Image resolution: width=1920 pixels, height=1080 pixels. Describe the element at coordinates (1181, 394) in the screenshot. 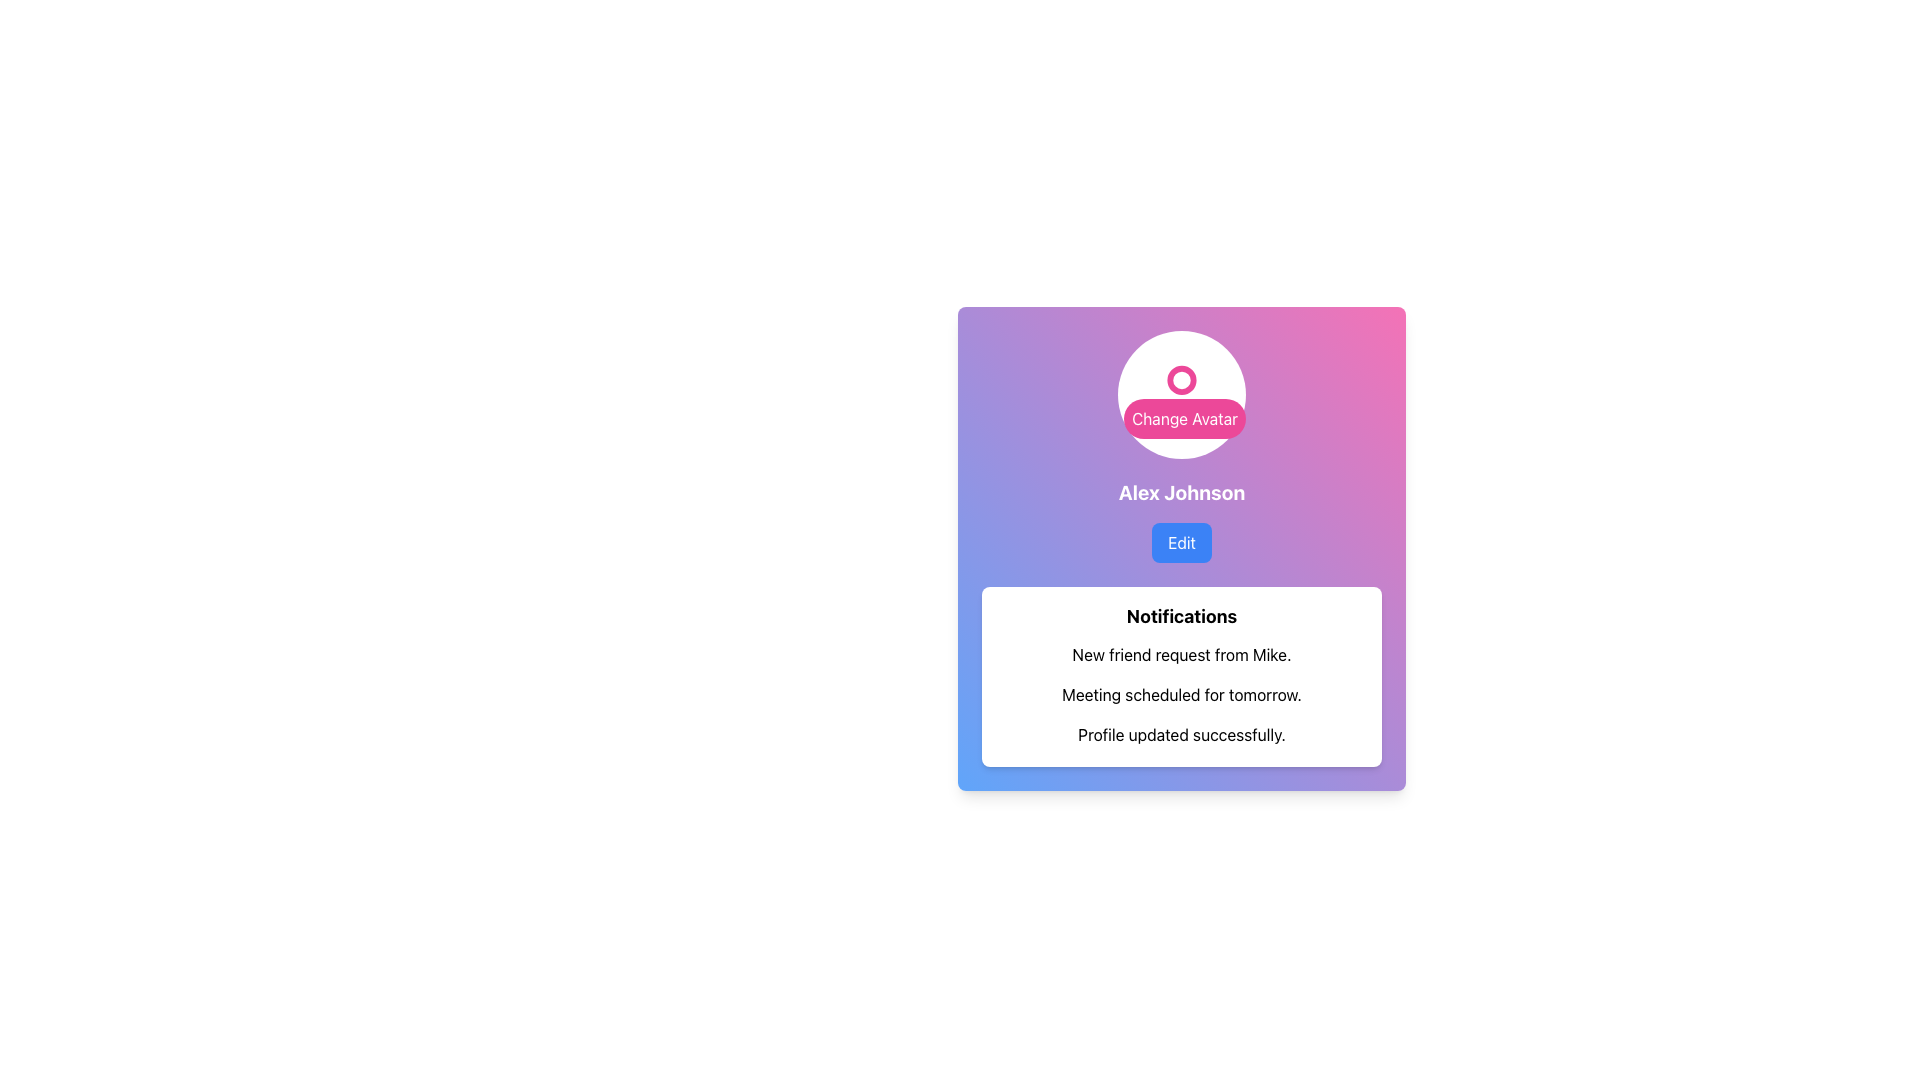

I see `the interactive visual area representing the user's avatar customization, located in the center of the profile section above the username` at that location.